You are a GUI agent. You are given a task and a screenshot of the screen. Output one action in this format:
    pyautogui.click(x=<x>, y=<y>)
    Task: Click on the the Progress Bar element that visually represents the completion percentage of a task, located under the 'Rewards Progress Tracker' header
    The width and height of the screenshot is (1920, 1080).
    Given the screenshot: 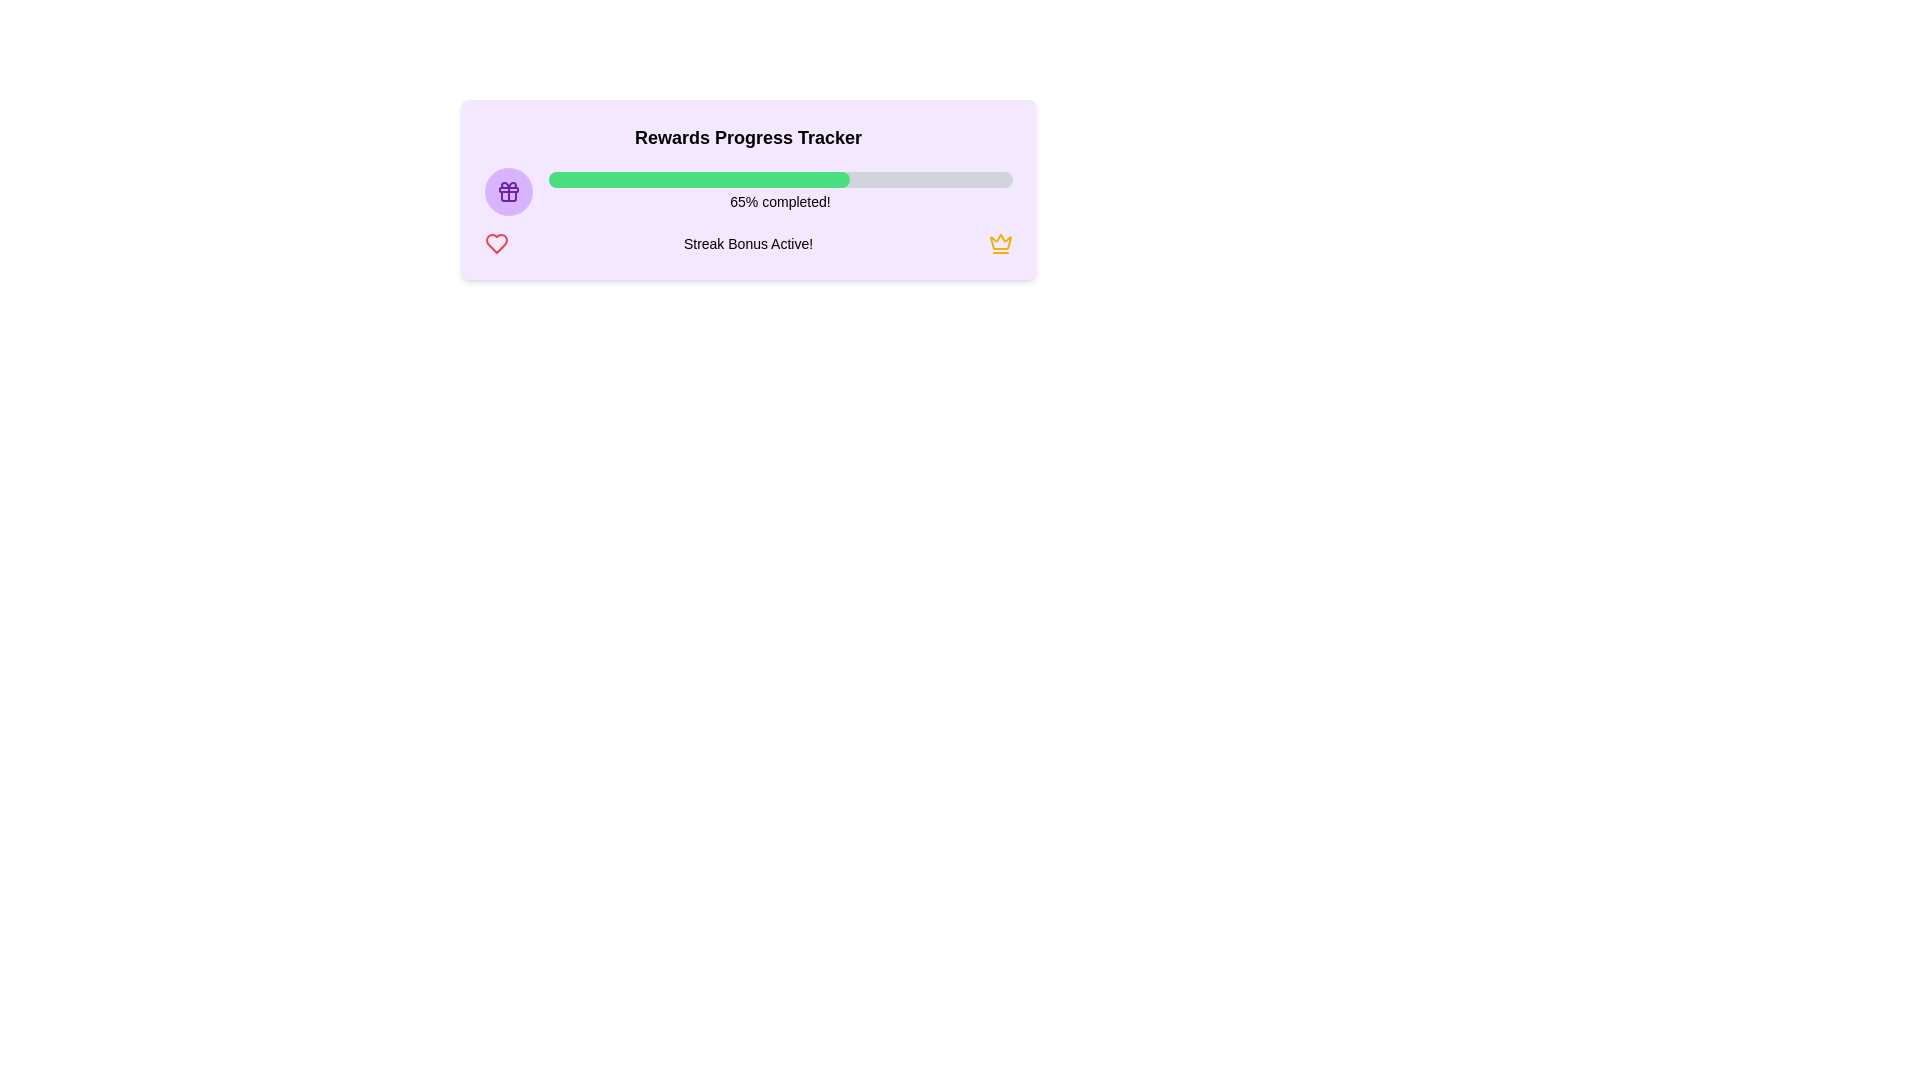 What is the action you would take?
    pyautogui.click(x=747, y=192)
    